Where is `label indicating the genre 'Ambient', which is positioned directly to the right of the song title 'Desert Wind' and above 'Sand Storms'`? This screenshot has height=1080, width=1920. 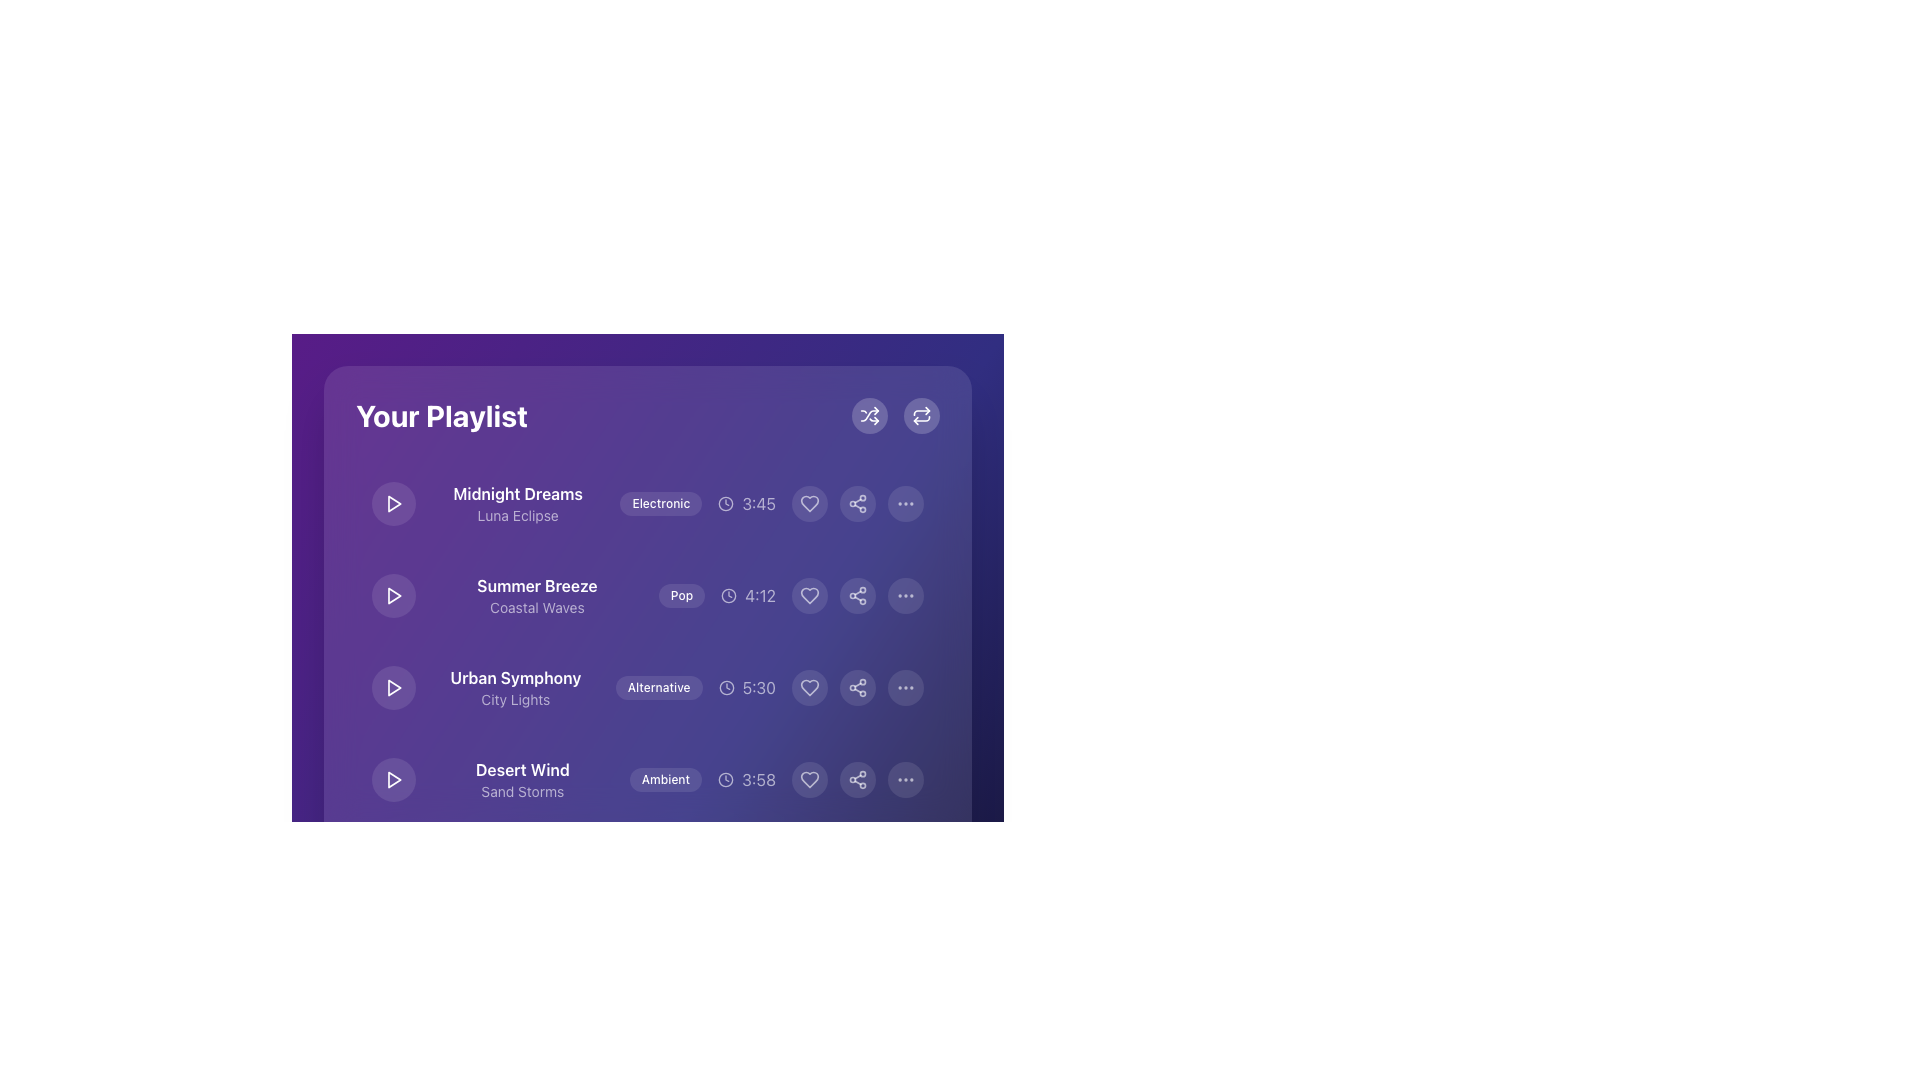 label indicating the genre 'Ambient', which is positioned directly to the right of the song title 'Desert Wind' and above 'Sand Storms' is located at coordinates (648, 778).